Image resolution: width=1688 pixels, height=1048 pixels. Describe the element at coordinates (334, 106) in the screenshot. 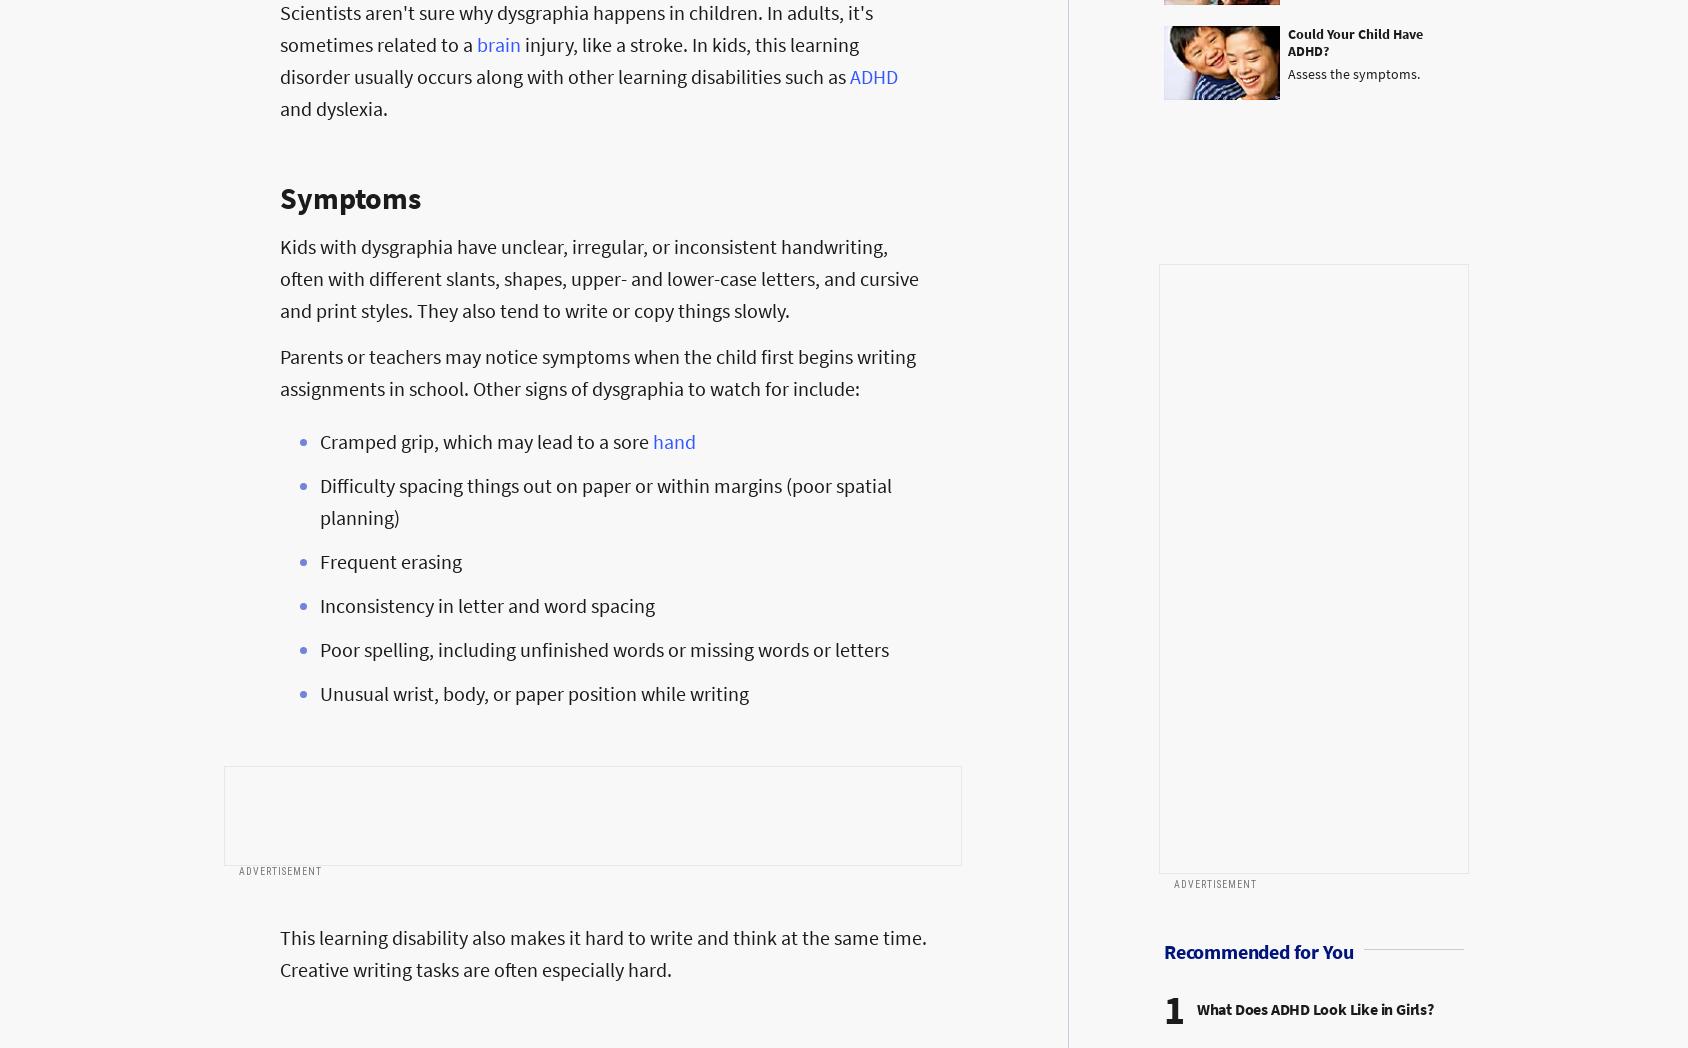

I see `'and dyslexia.'` at that location.